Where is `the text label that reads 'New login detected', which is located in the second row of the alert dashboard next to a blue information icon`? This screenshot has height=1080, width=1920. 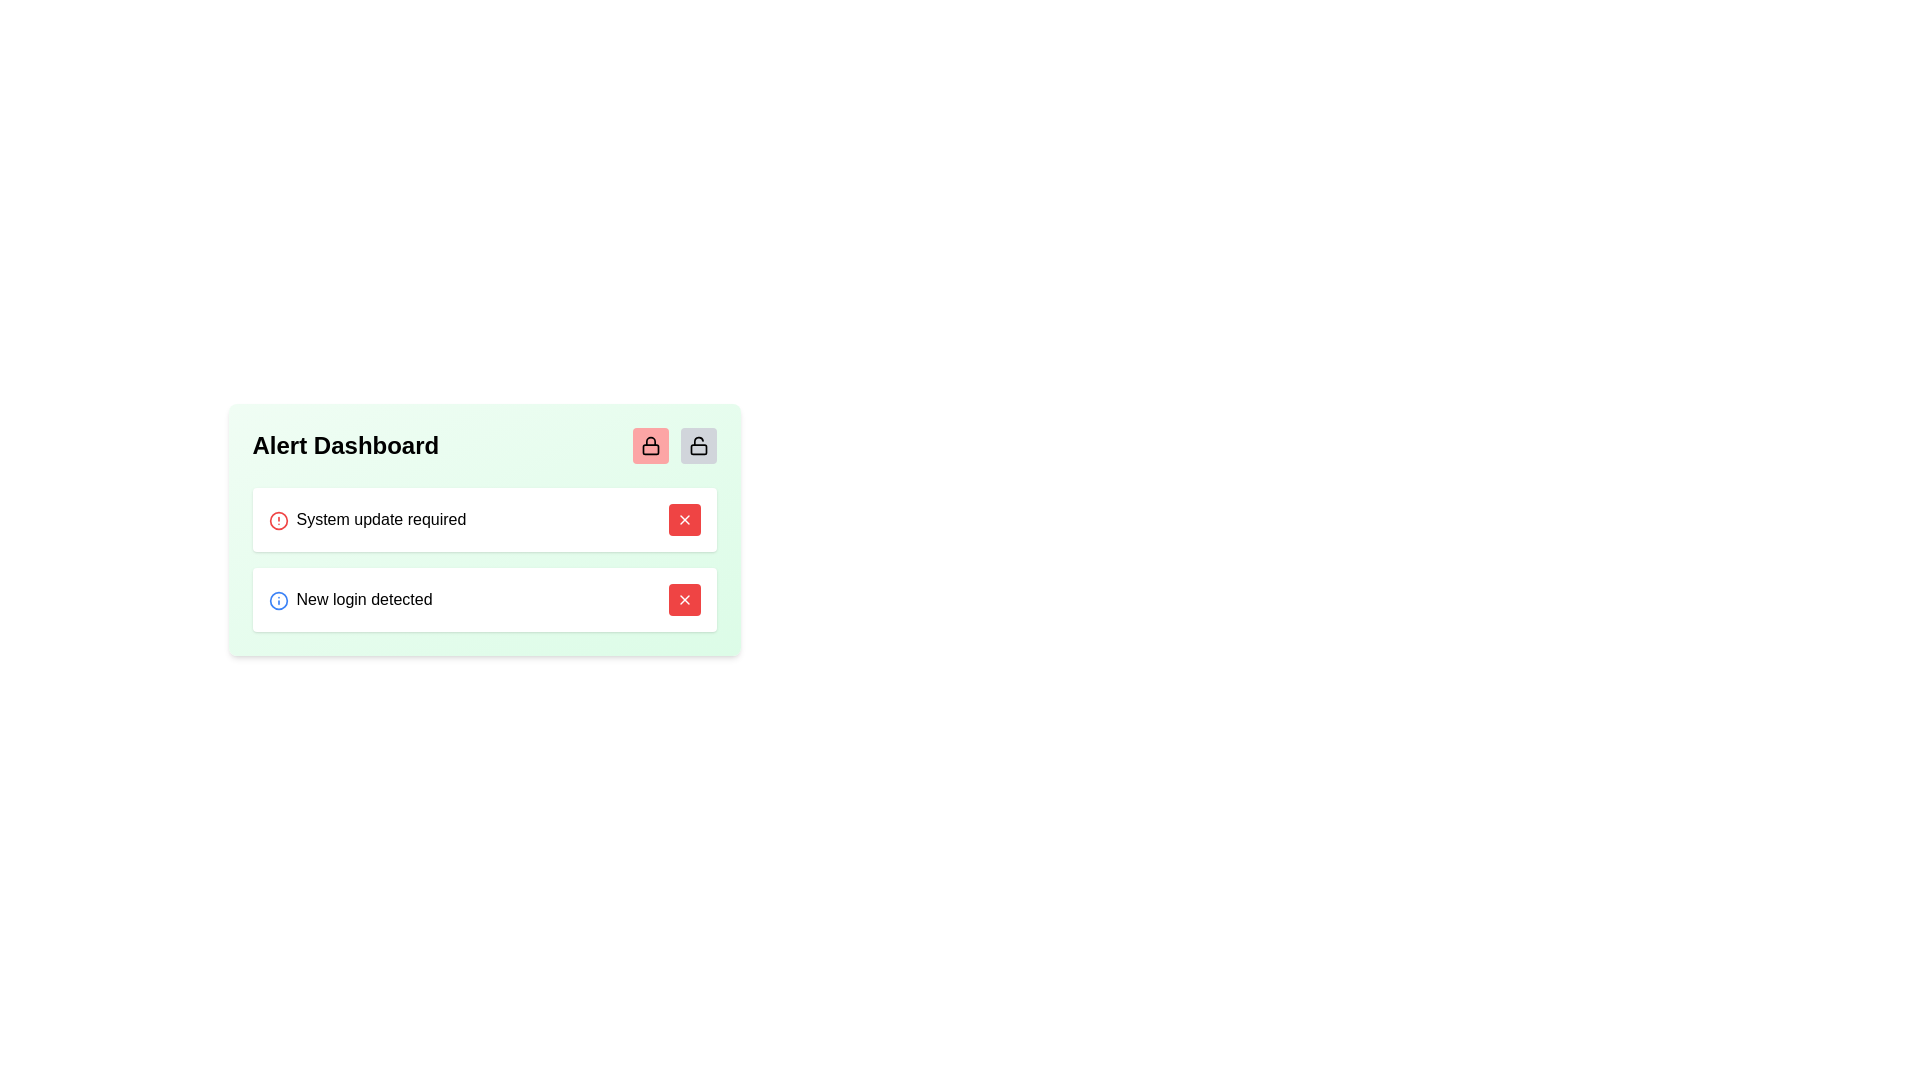
the text label that reads 'New login detected', which is located in the second row of the alert dashboard next to a blue information icon is located at coordinates (350, 599).